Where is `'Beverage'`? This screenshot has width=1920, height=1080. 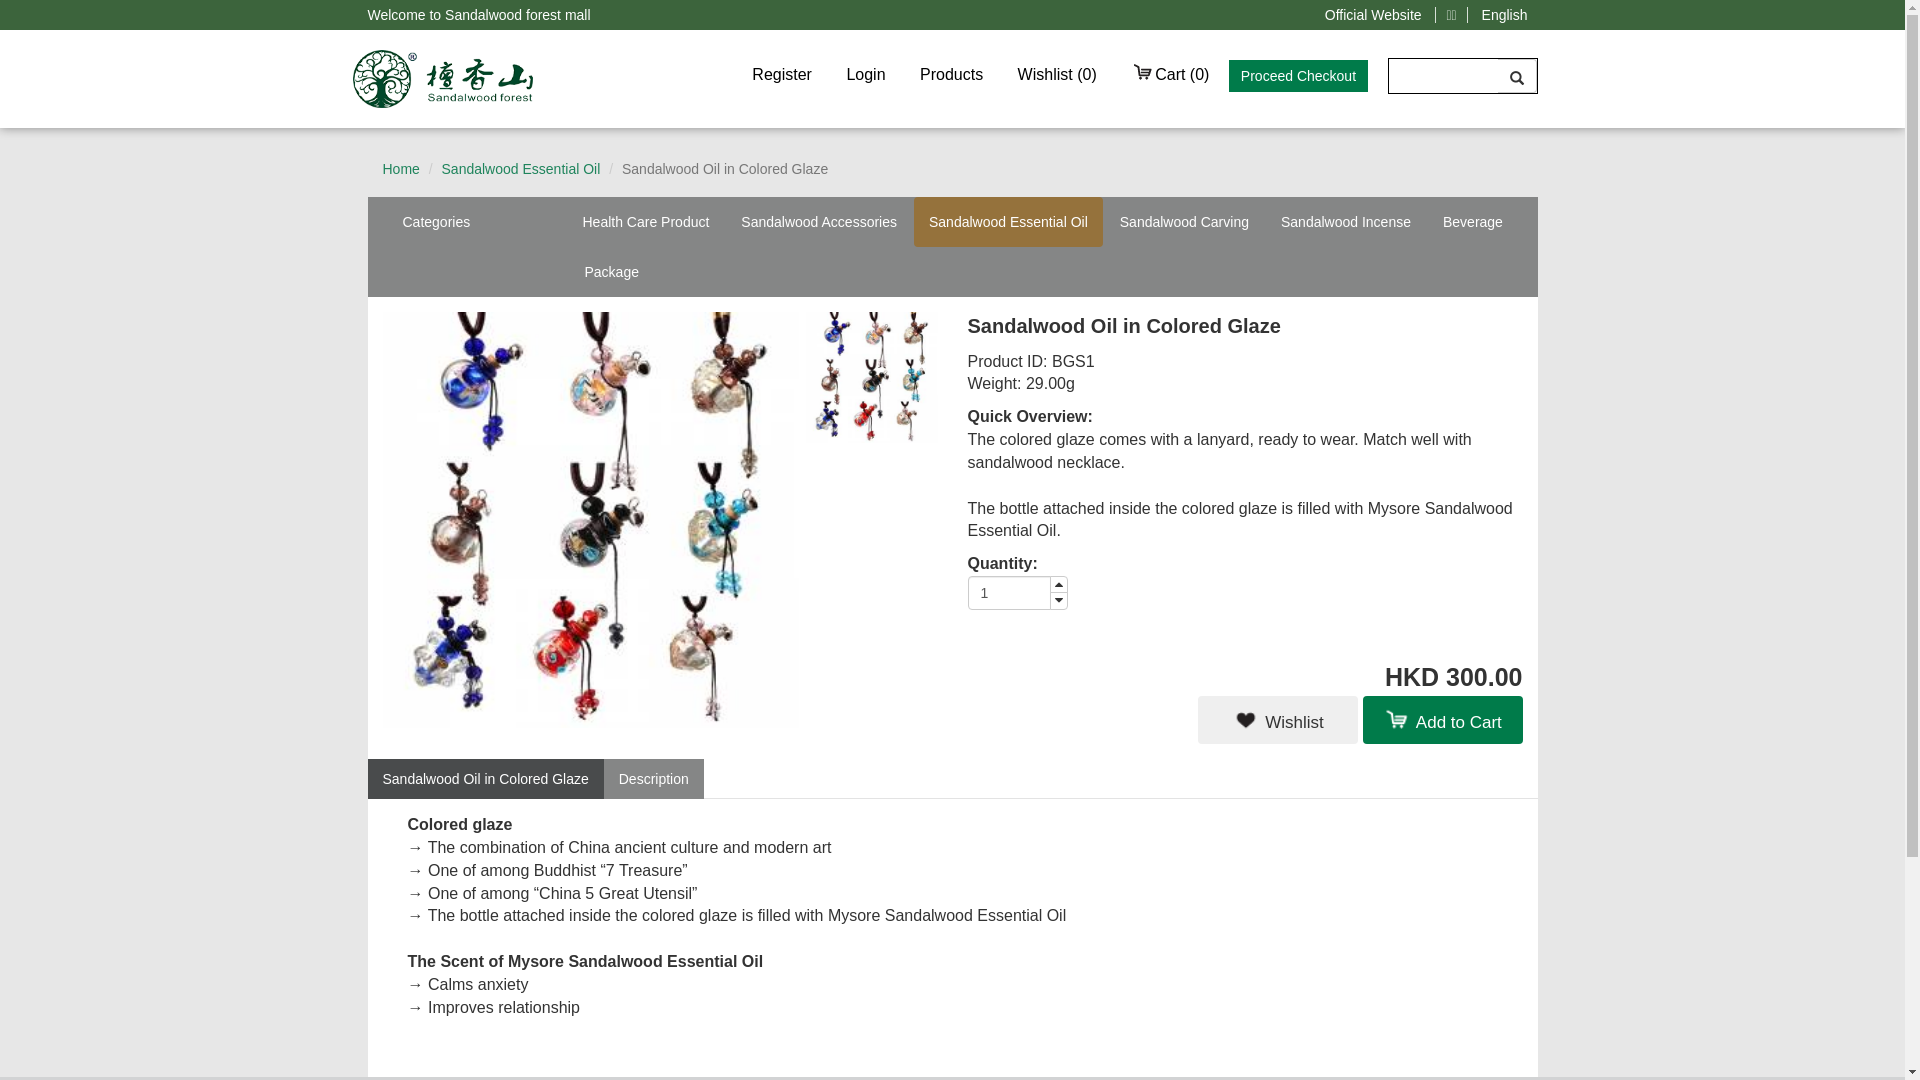 'Beverage' is located at coordinates (1473, 222).